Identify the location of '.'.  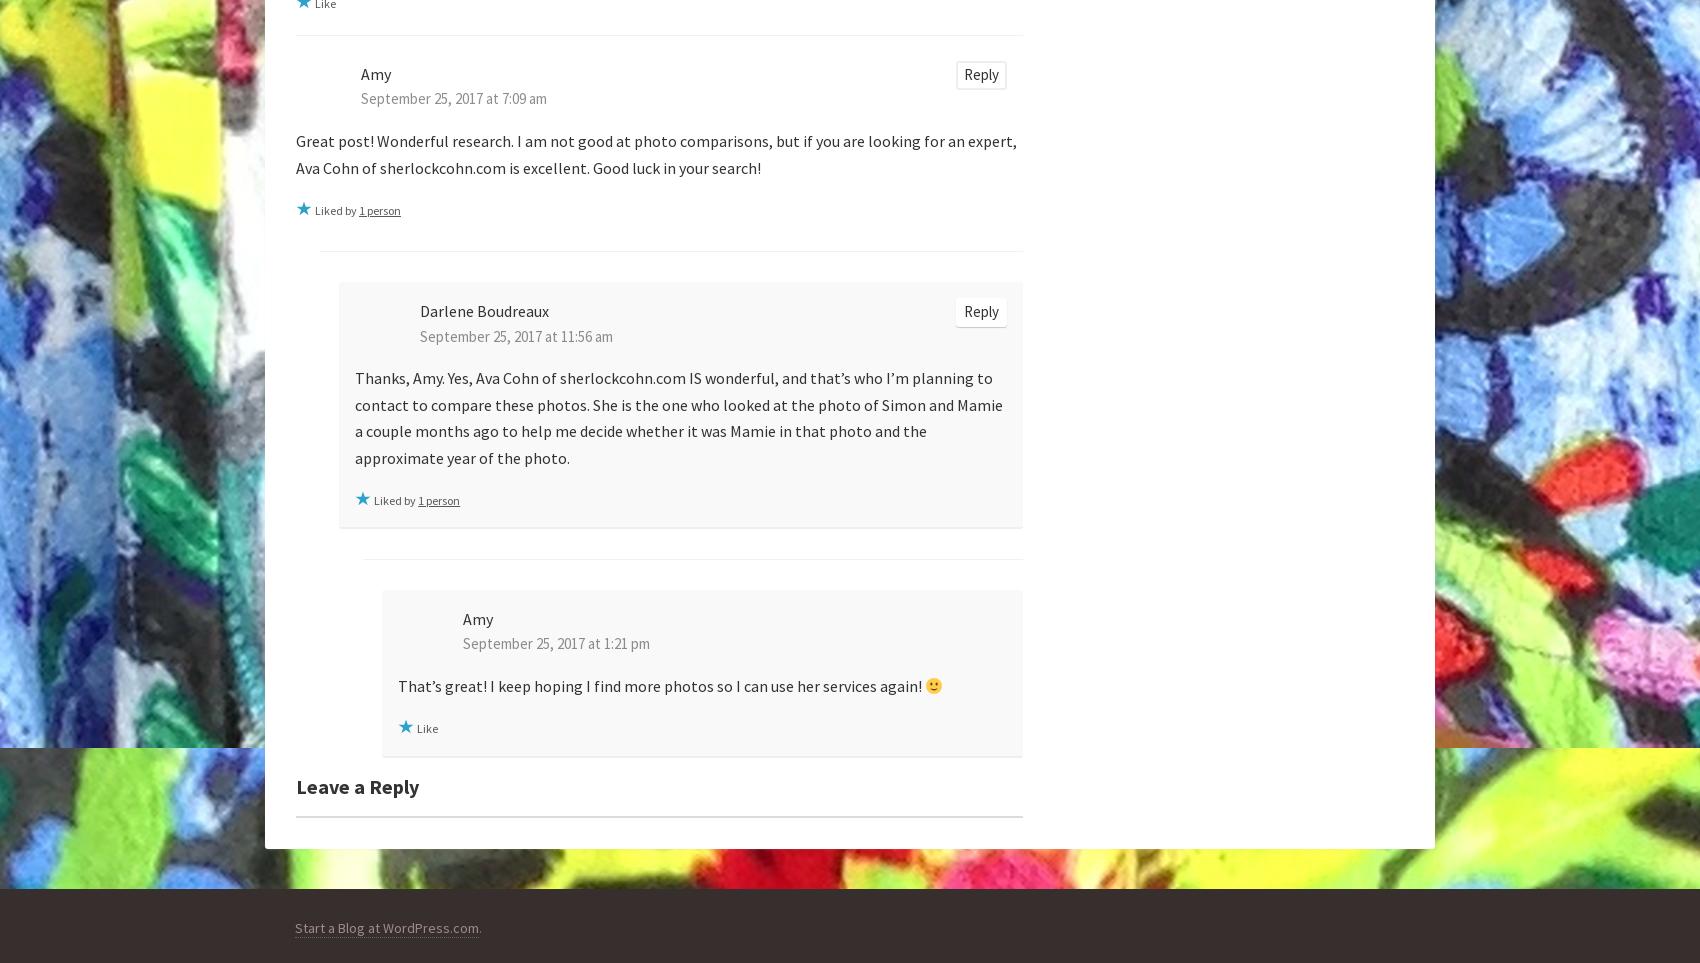
(480, 928).